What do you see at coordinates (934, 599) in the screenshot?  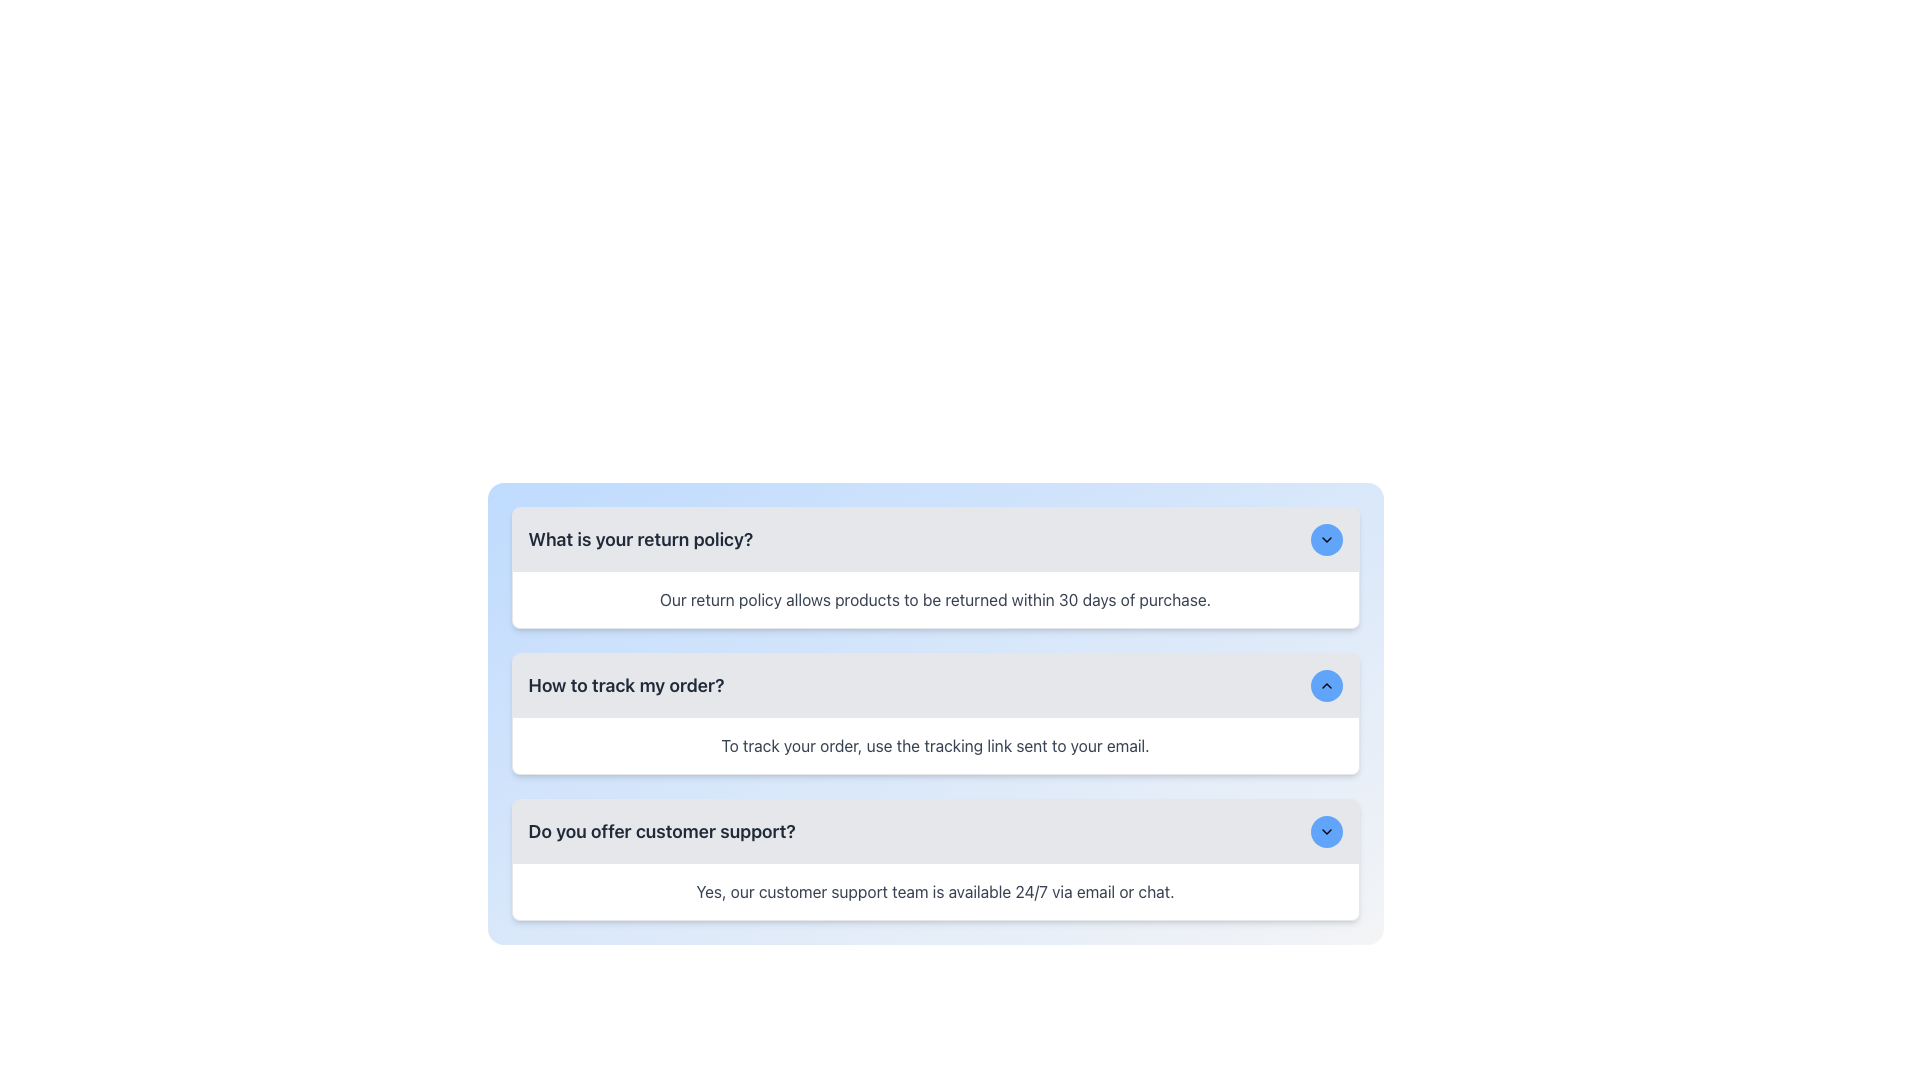 I see `text content of the information display about the company's return policy, which is located below the question 'What is your return policy?'` at bounding box center [934, 599].